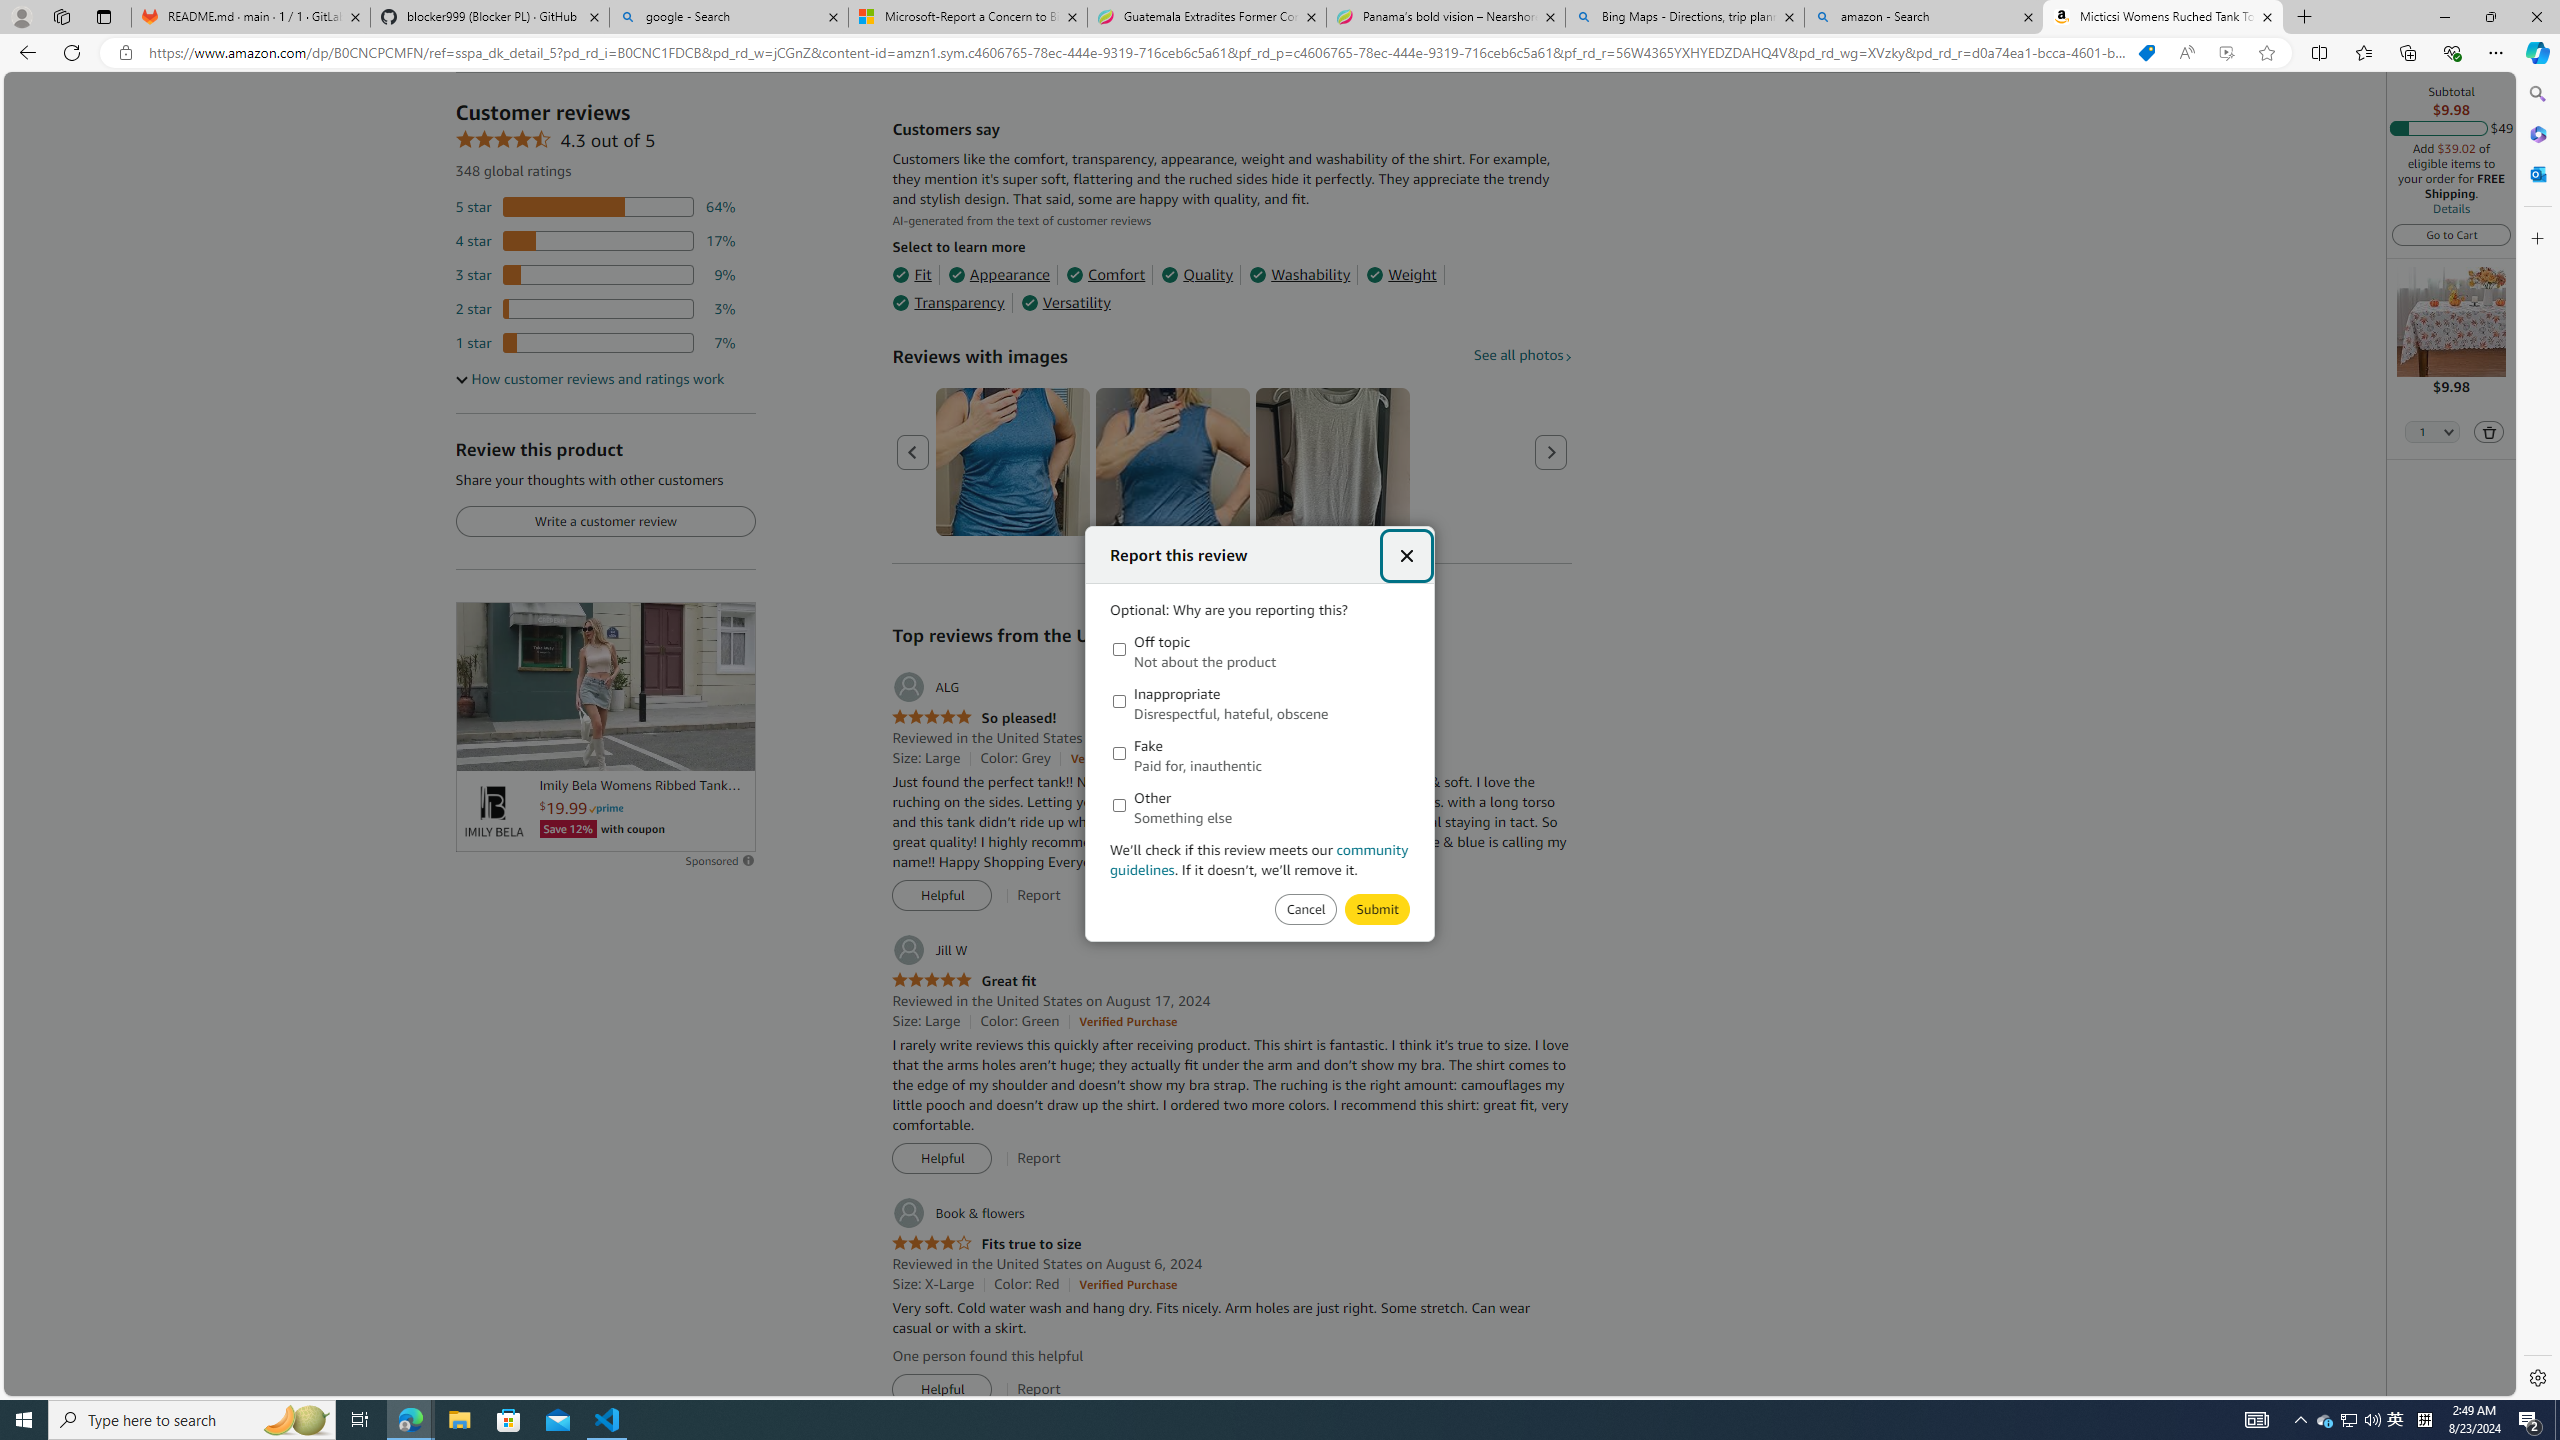 The image size is (2560, 1440). What do you see at coordinates (1038, 1389) in the screenshot?
I see `'Report'` at bounding box center [1038, 1389].